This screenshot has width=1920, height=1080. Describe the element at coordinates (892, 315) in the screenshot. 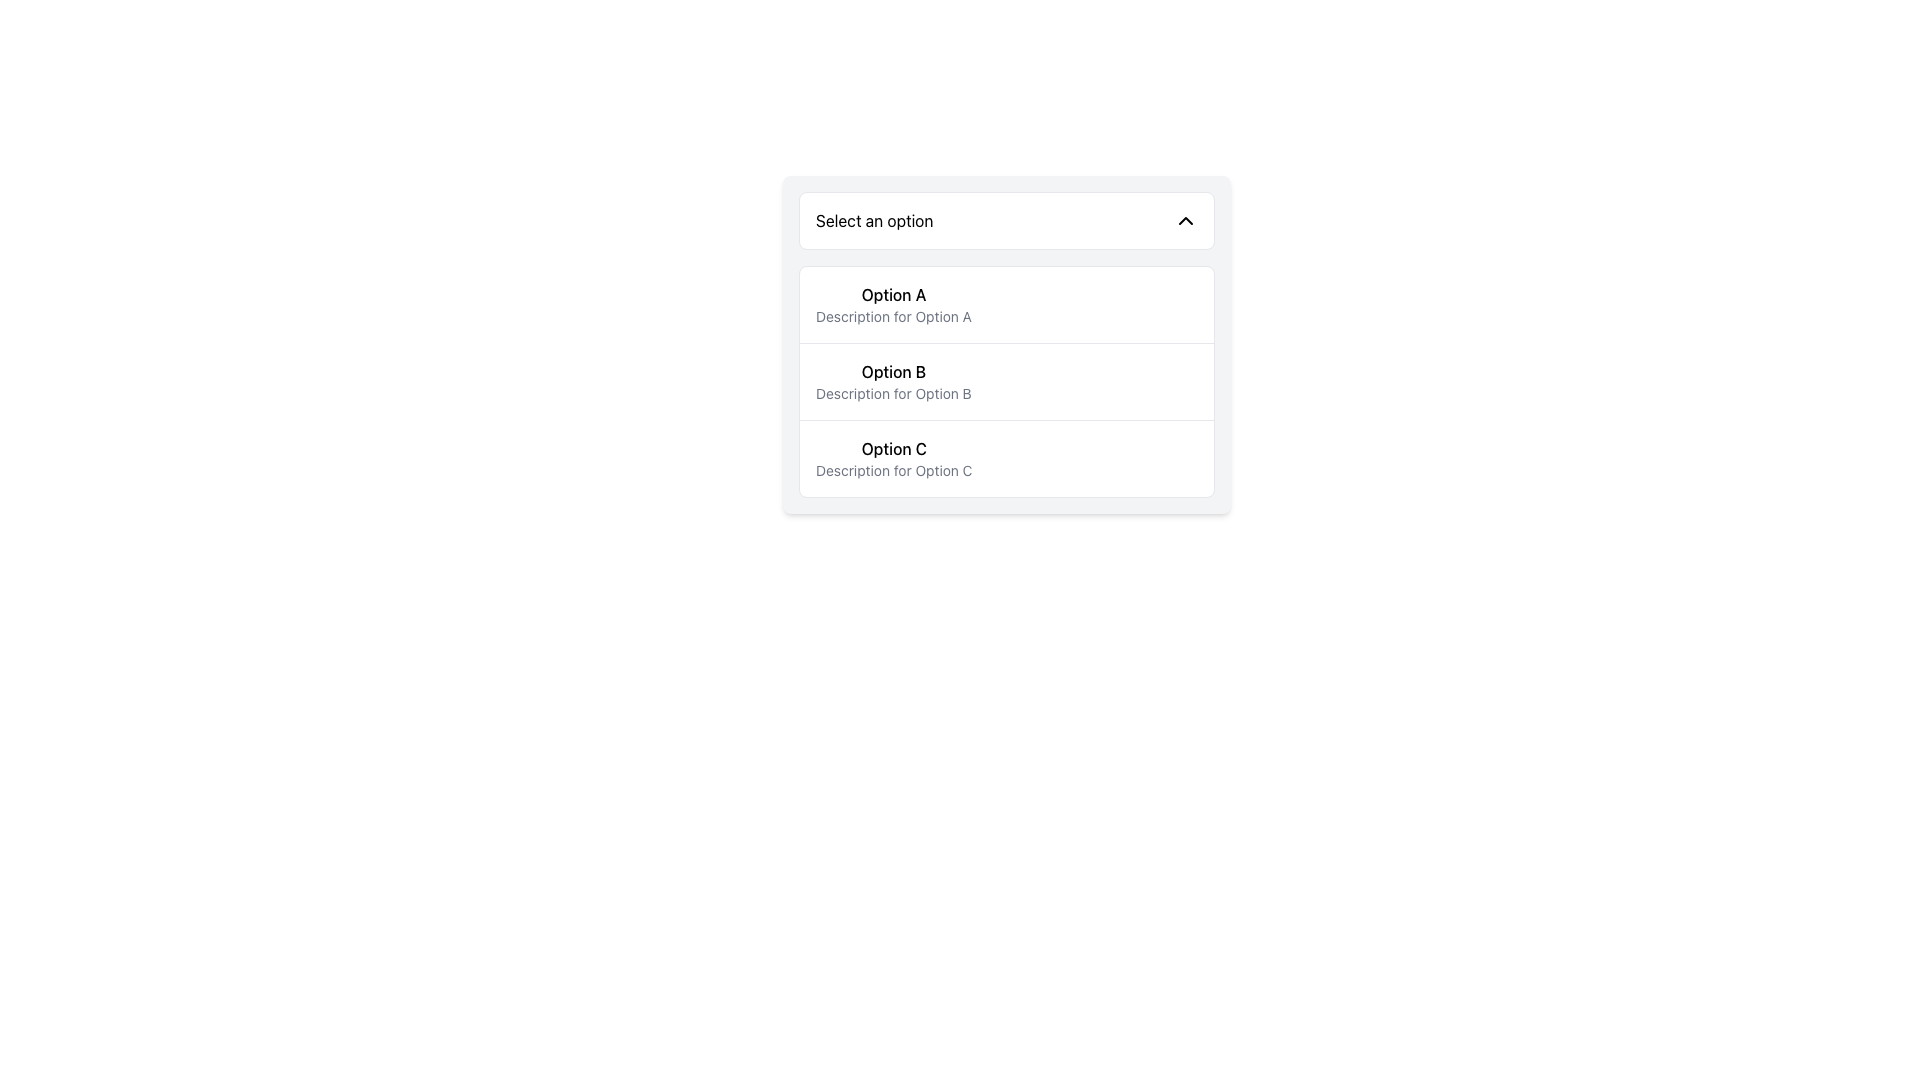

I see `descriptive text label located beneath 'Option A' in the dropdown-like UI component, which is styled in a small gray font` at that location.